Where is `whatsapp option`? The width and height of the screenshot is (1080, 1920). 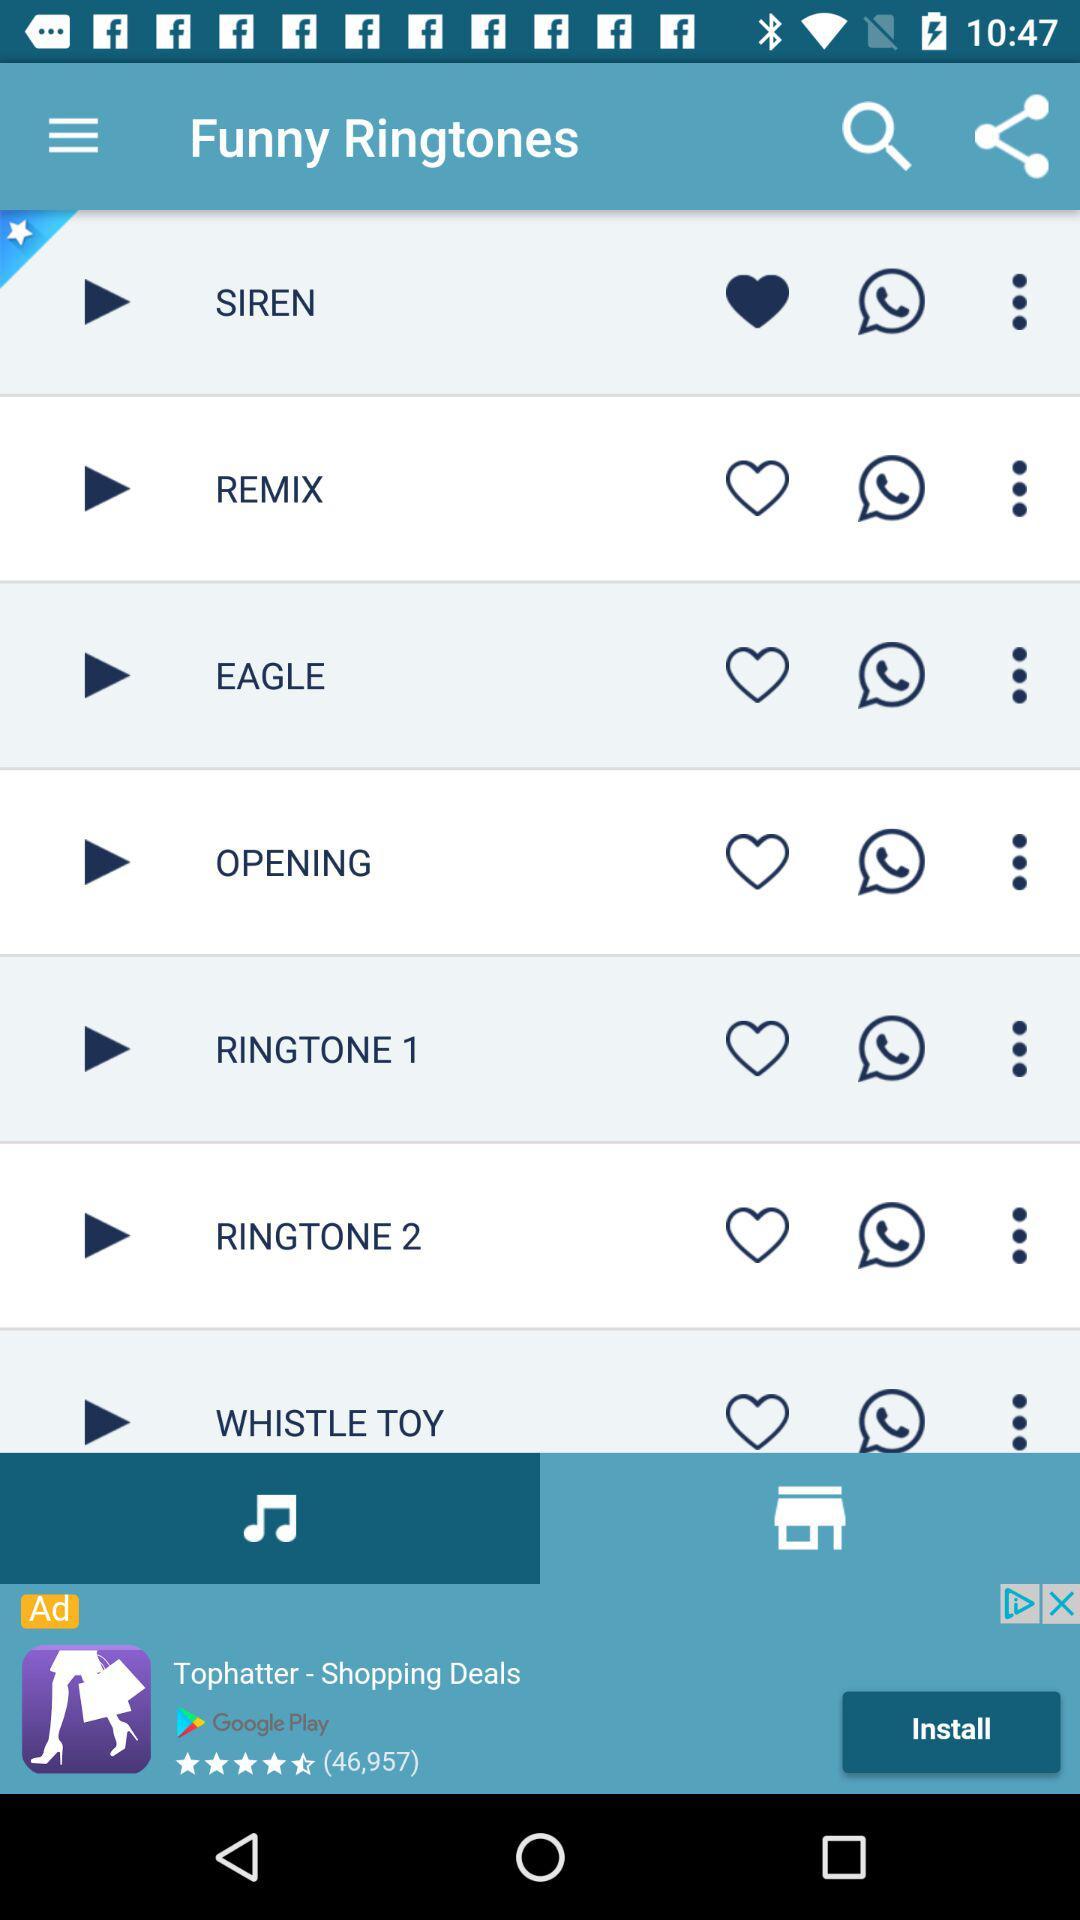
whatsapp option is located at coordinates (890, 488).